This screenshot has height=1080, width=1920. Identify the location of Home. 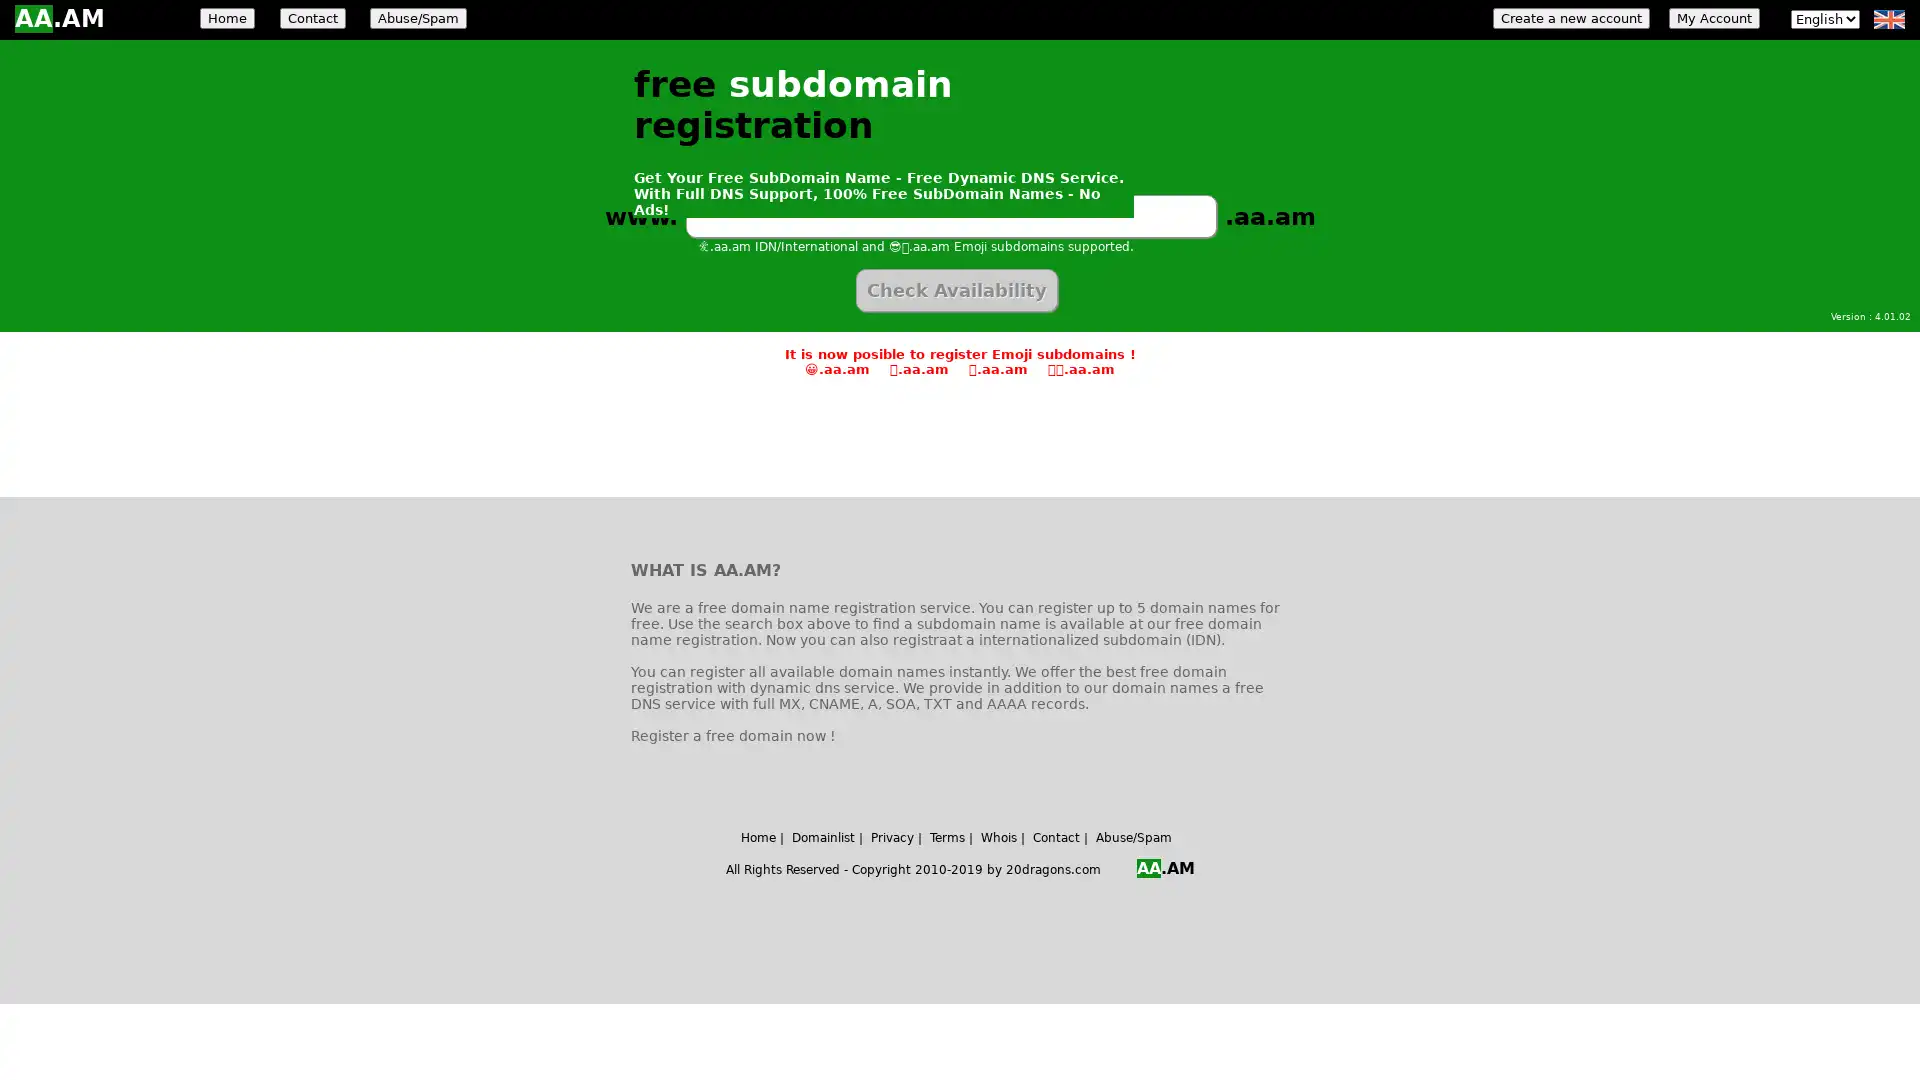
(227, 18).